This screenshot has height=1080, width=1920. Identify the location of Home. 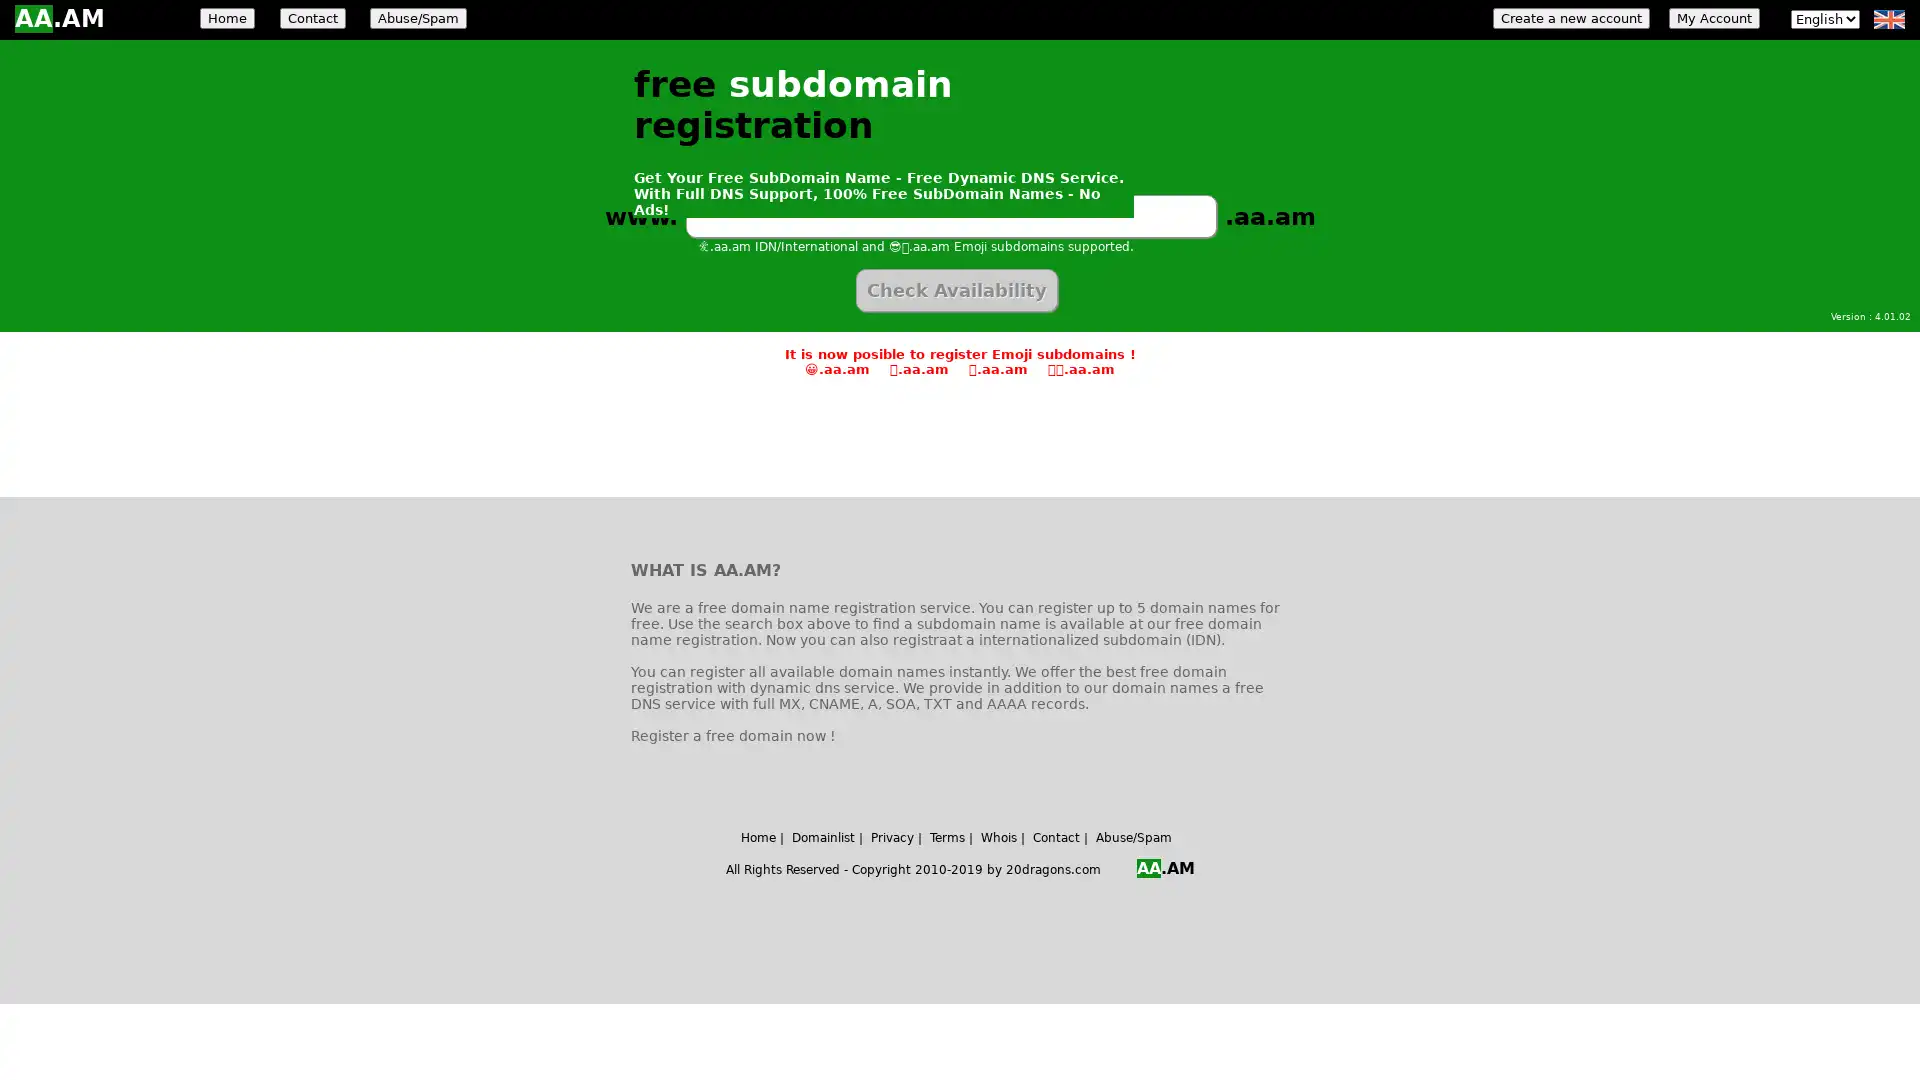
(227, 18).